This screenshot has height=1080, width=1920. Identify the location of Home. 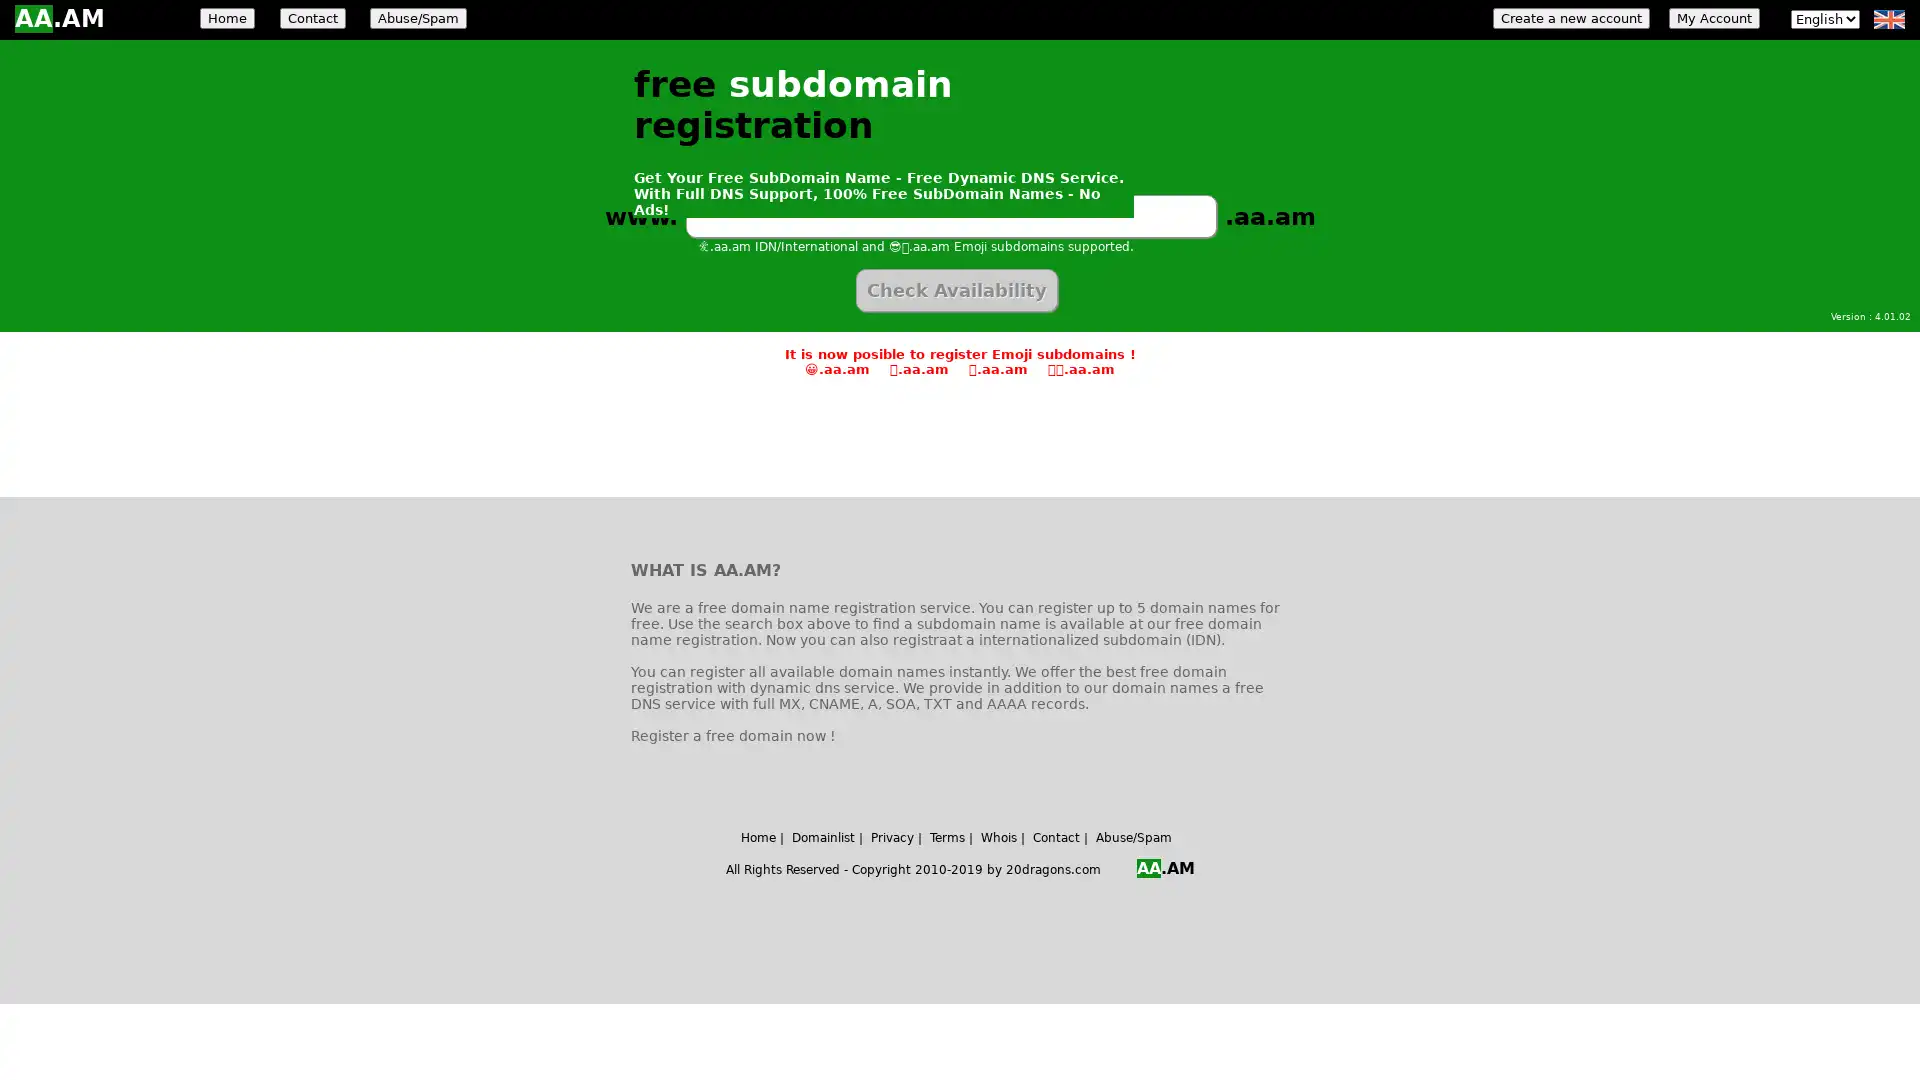
(227, 18).